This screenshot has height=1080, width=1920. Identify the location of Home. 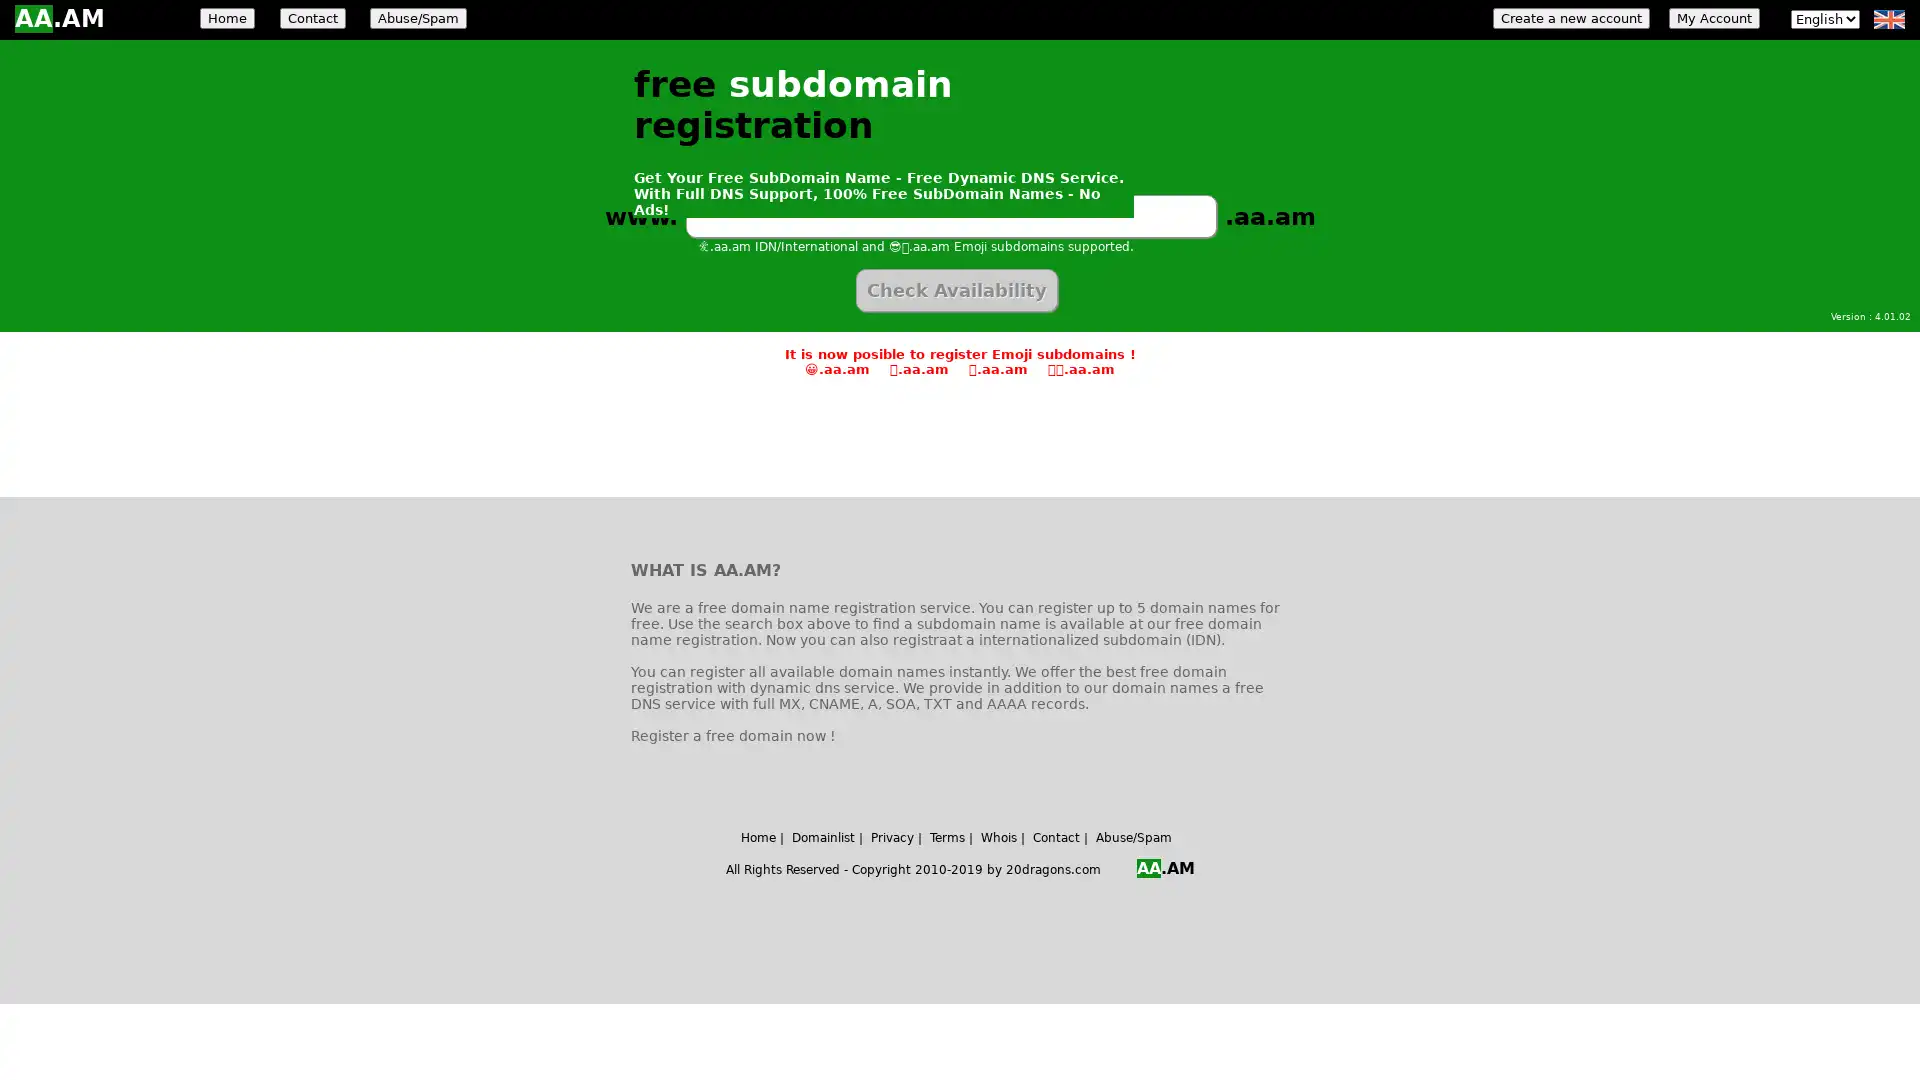
(227, 18).